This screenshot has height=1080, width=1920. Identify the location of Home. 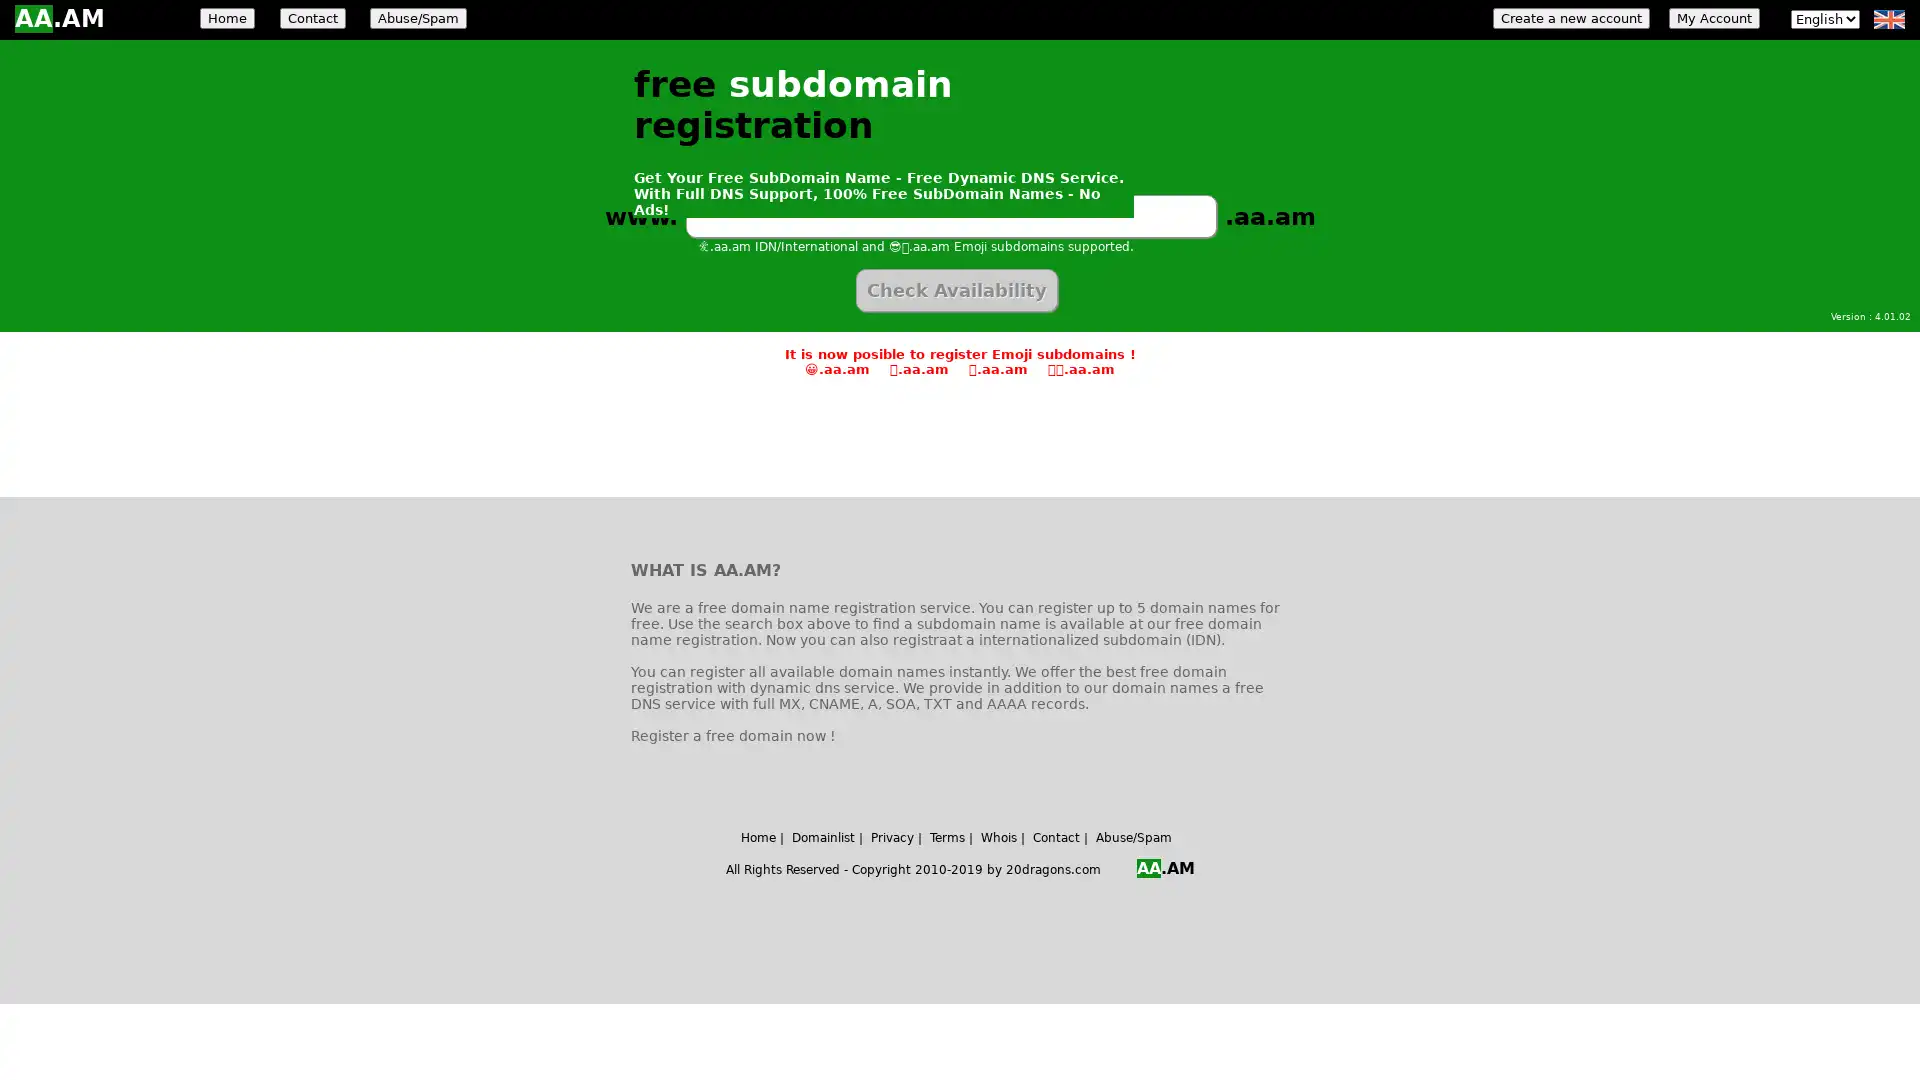
(227, 18).